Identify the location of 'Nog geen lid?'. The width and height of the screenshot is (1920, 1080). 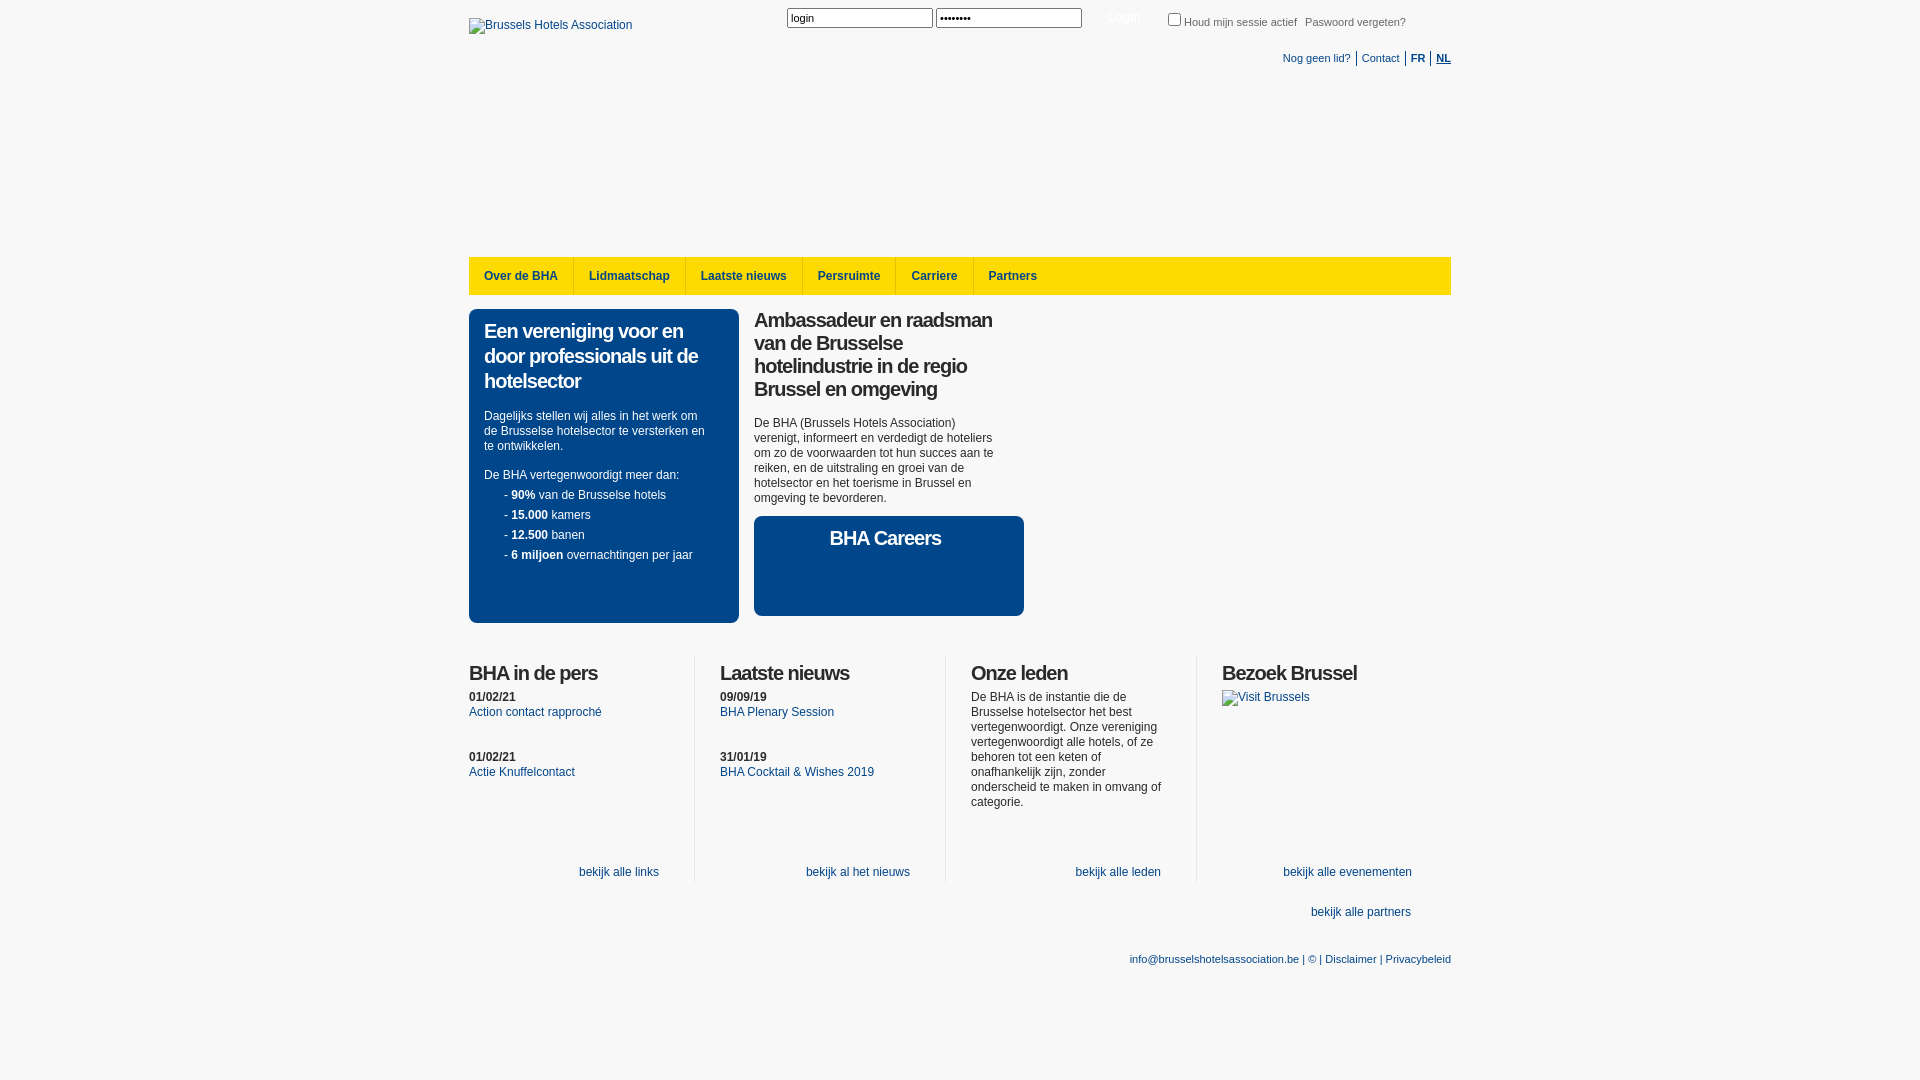
(1316, 56).